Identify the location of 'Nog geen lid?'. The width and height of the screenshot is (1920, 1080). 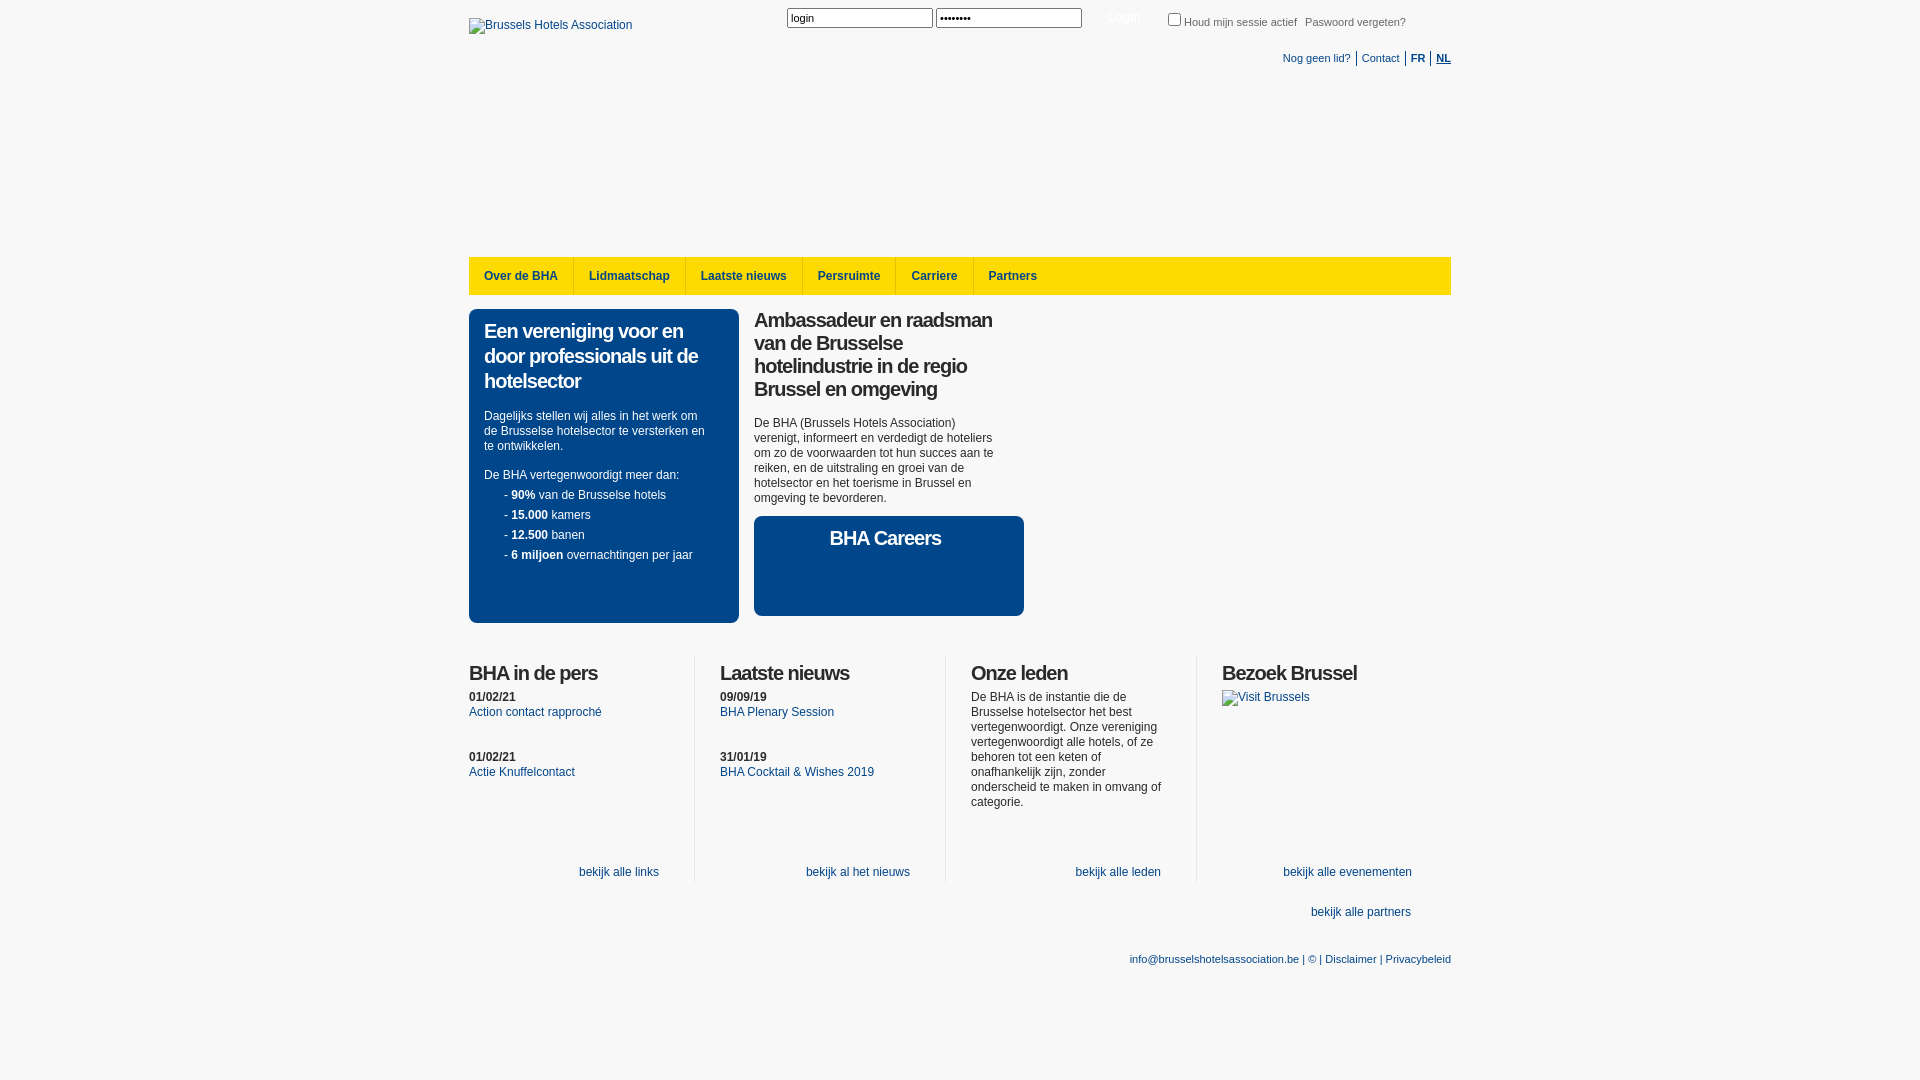
(1316, 56).